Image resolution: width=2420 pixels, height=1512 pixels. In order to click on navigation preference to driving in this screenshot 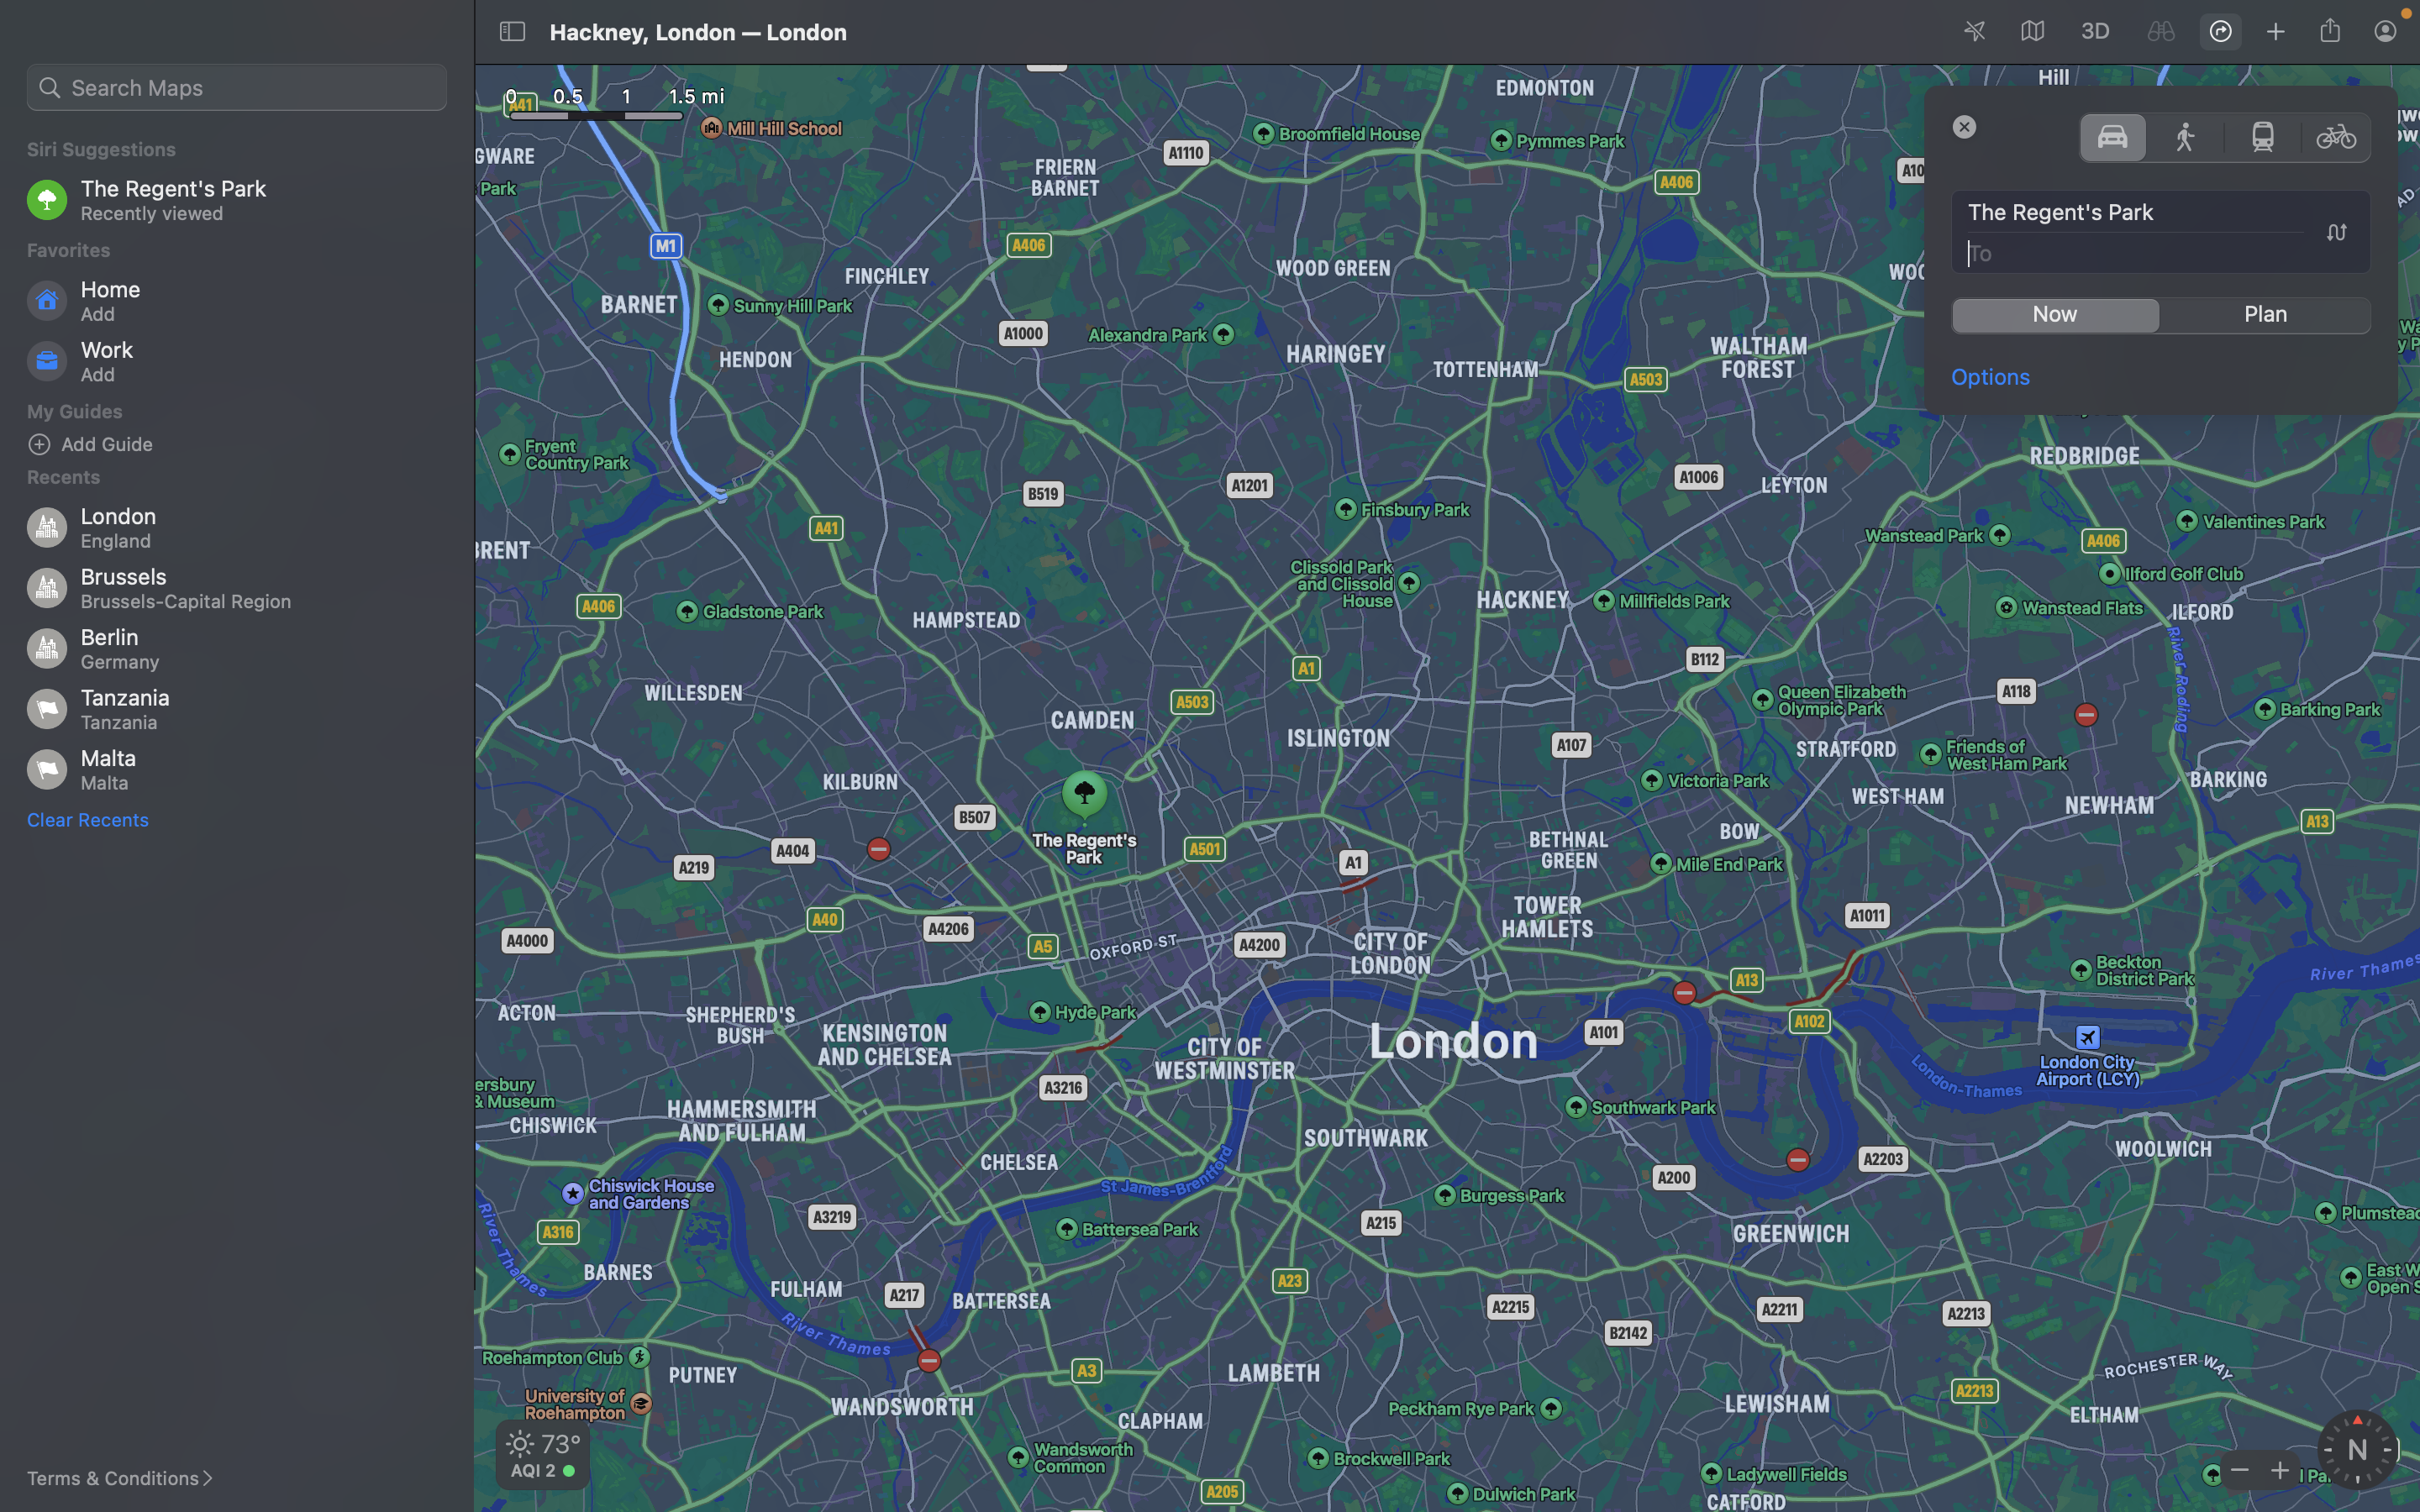, I will do `click(2112, 135)`.